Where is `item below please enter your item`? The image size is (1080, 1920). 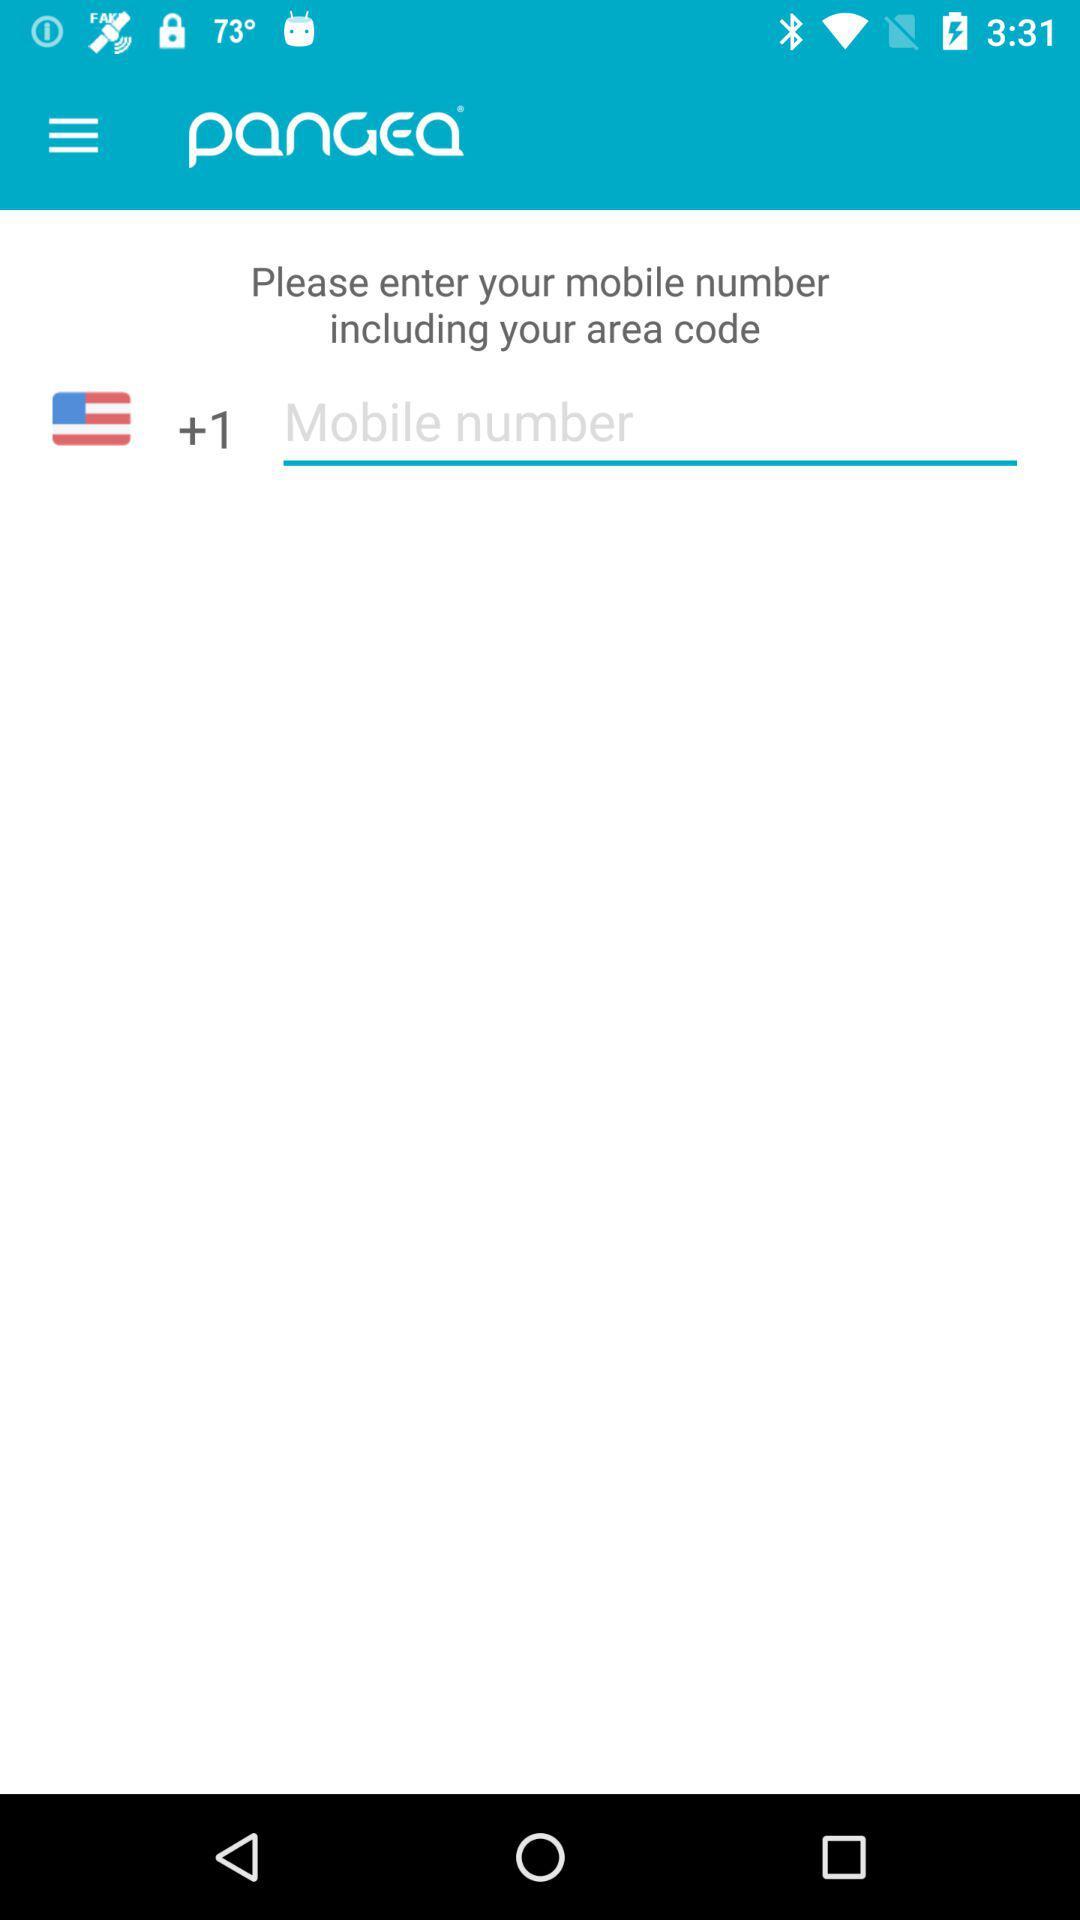
item below please enter your item is located at coordinates (650, 433).